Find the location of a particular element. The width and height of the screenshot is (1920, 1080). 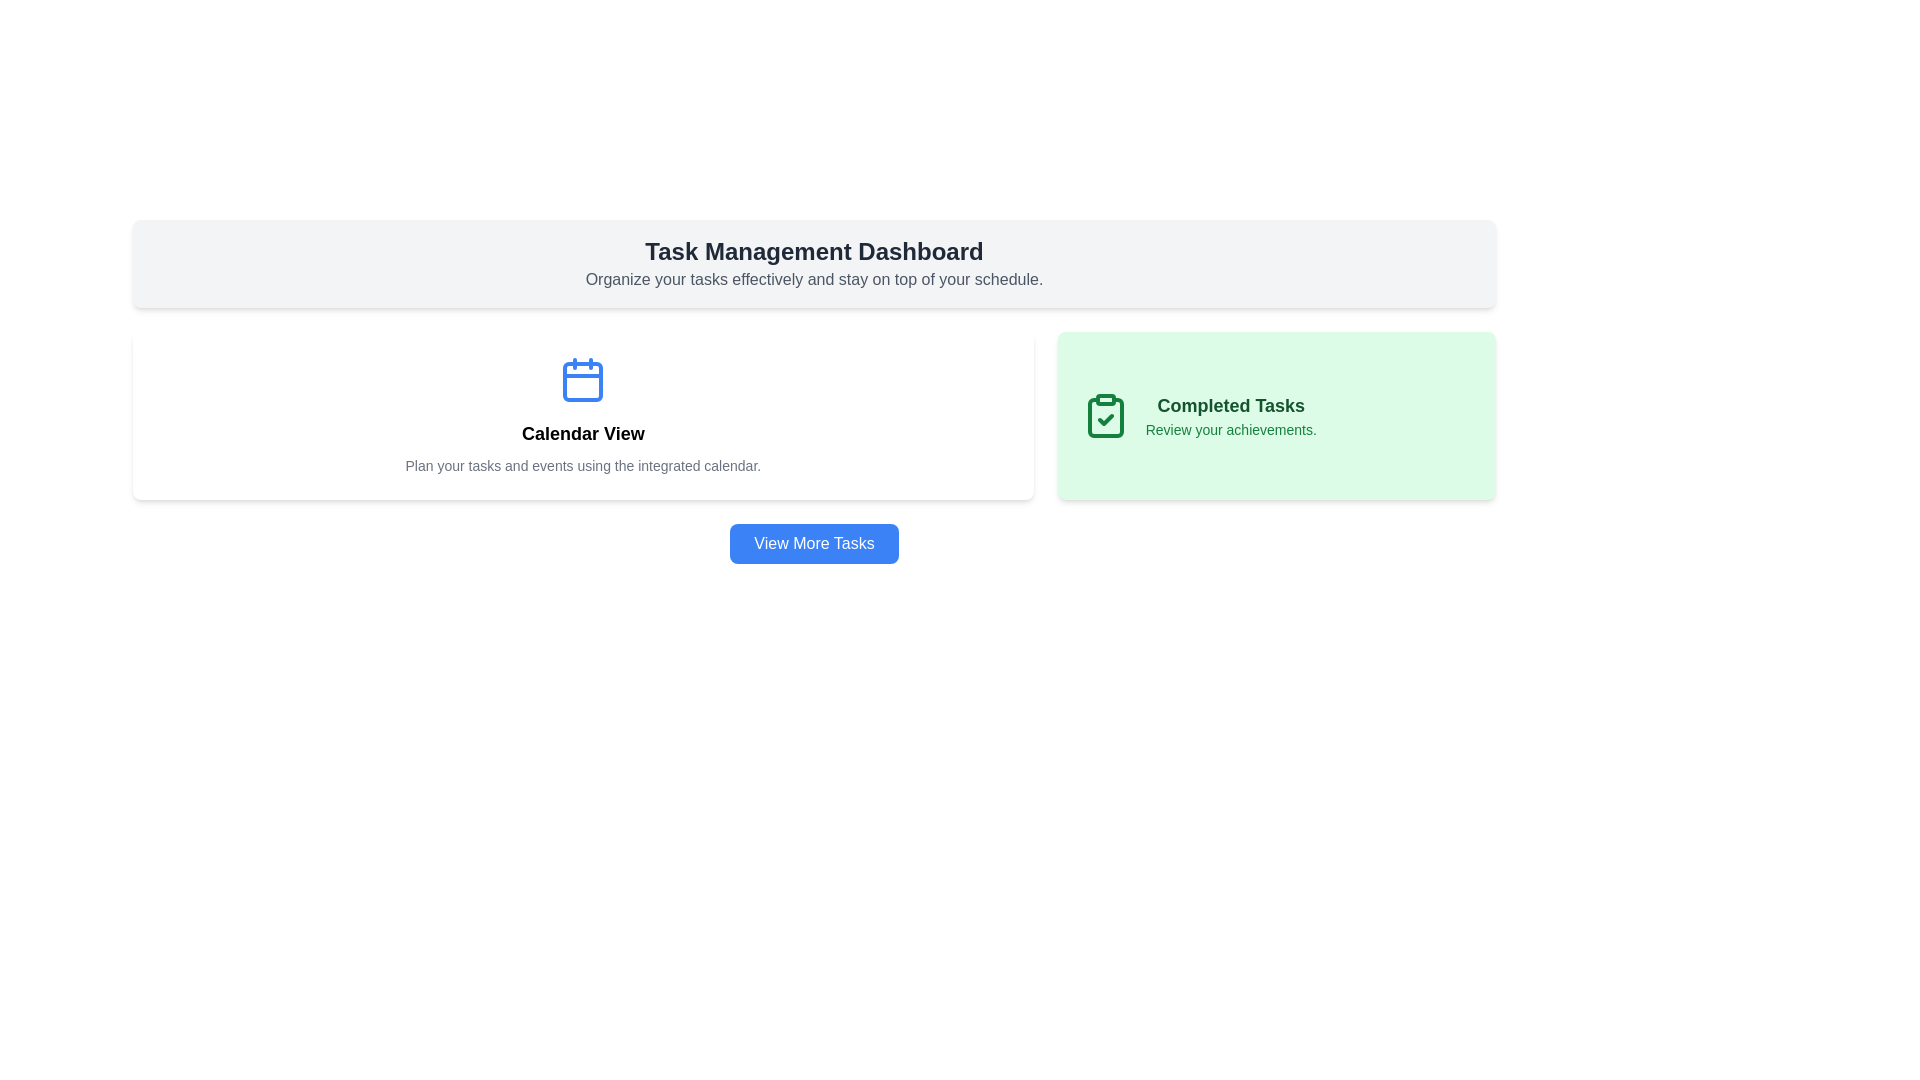

the rectangular button with a blue background and white text reading 'View More Tasks' to observe potential styling changes is located at coordinates (814, 543).